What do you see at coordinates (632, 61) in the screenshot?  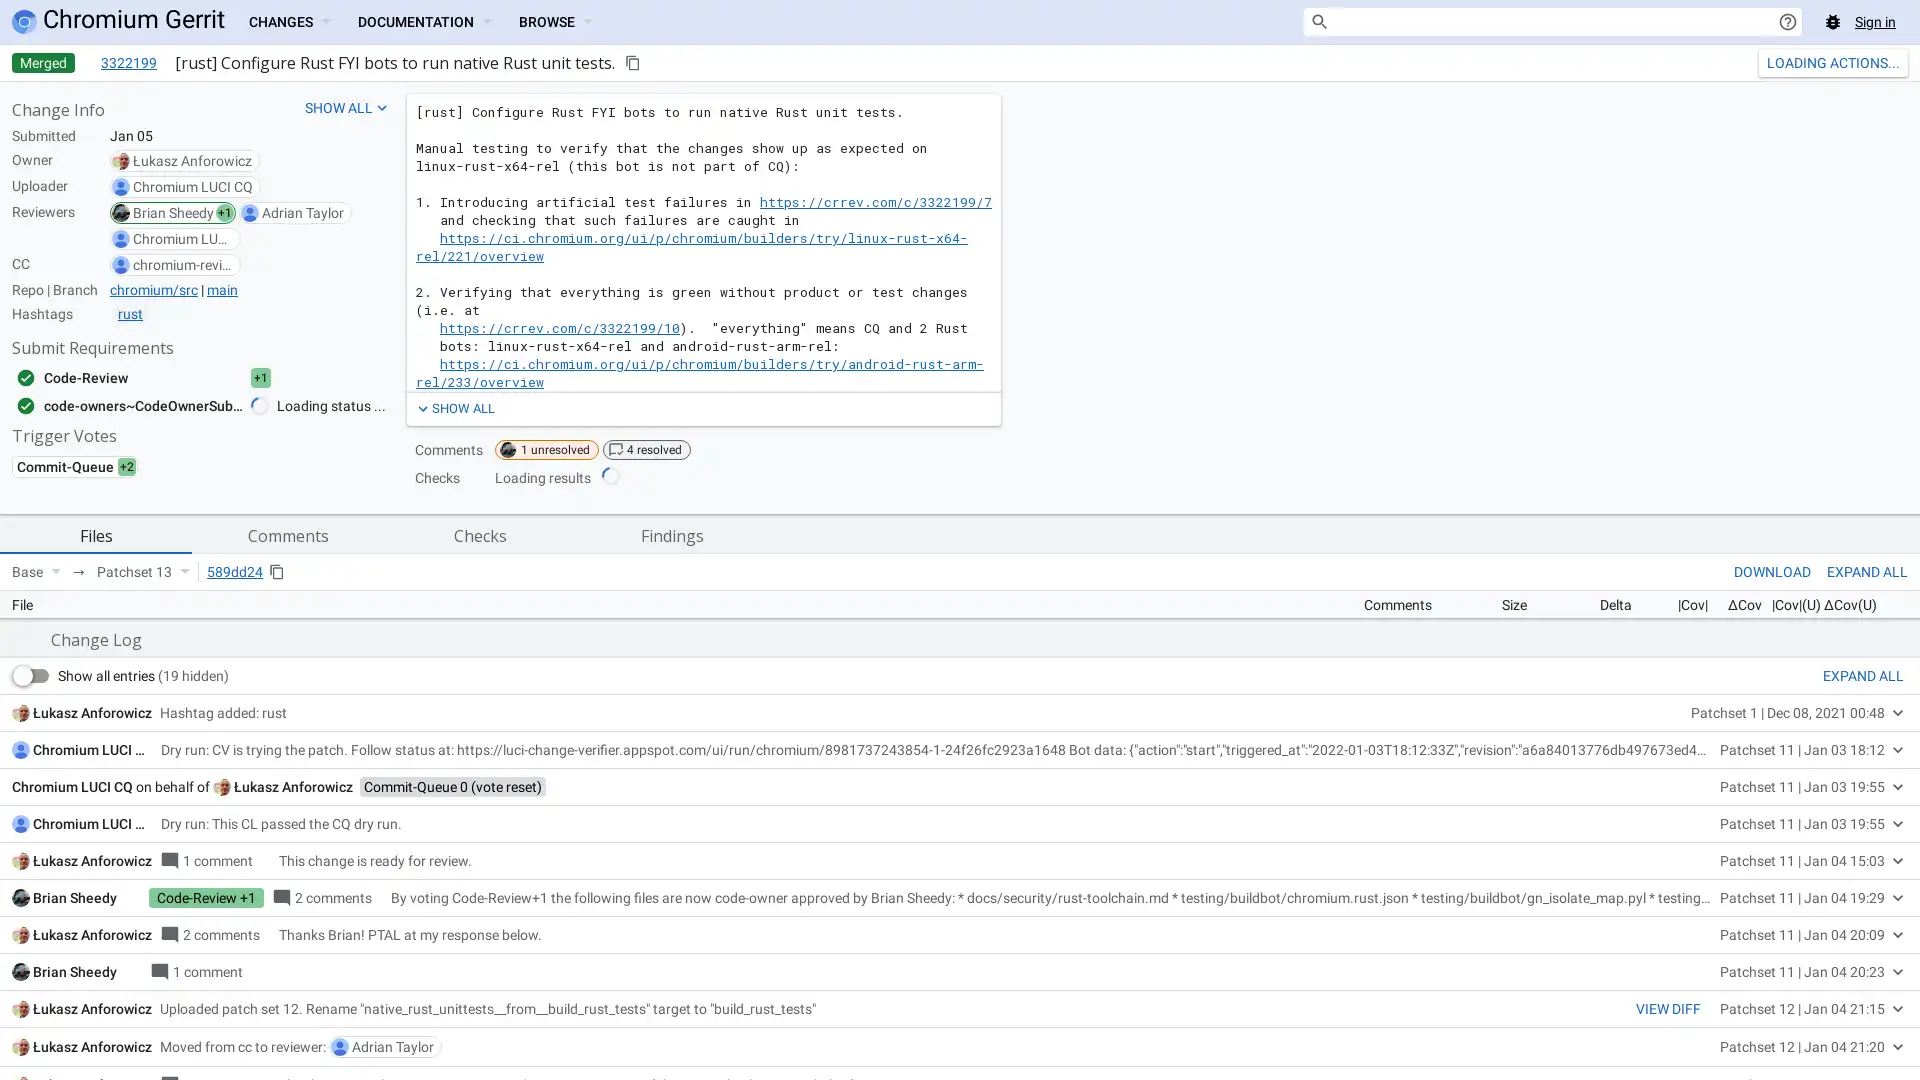 I see `Click to copy to clipboard` at bounding box center [632, 61].